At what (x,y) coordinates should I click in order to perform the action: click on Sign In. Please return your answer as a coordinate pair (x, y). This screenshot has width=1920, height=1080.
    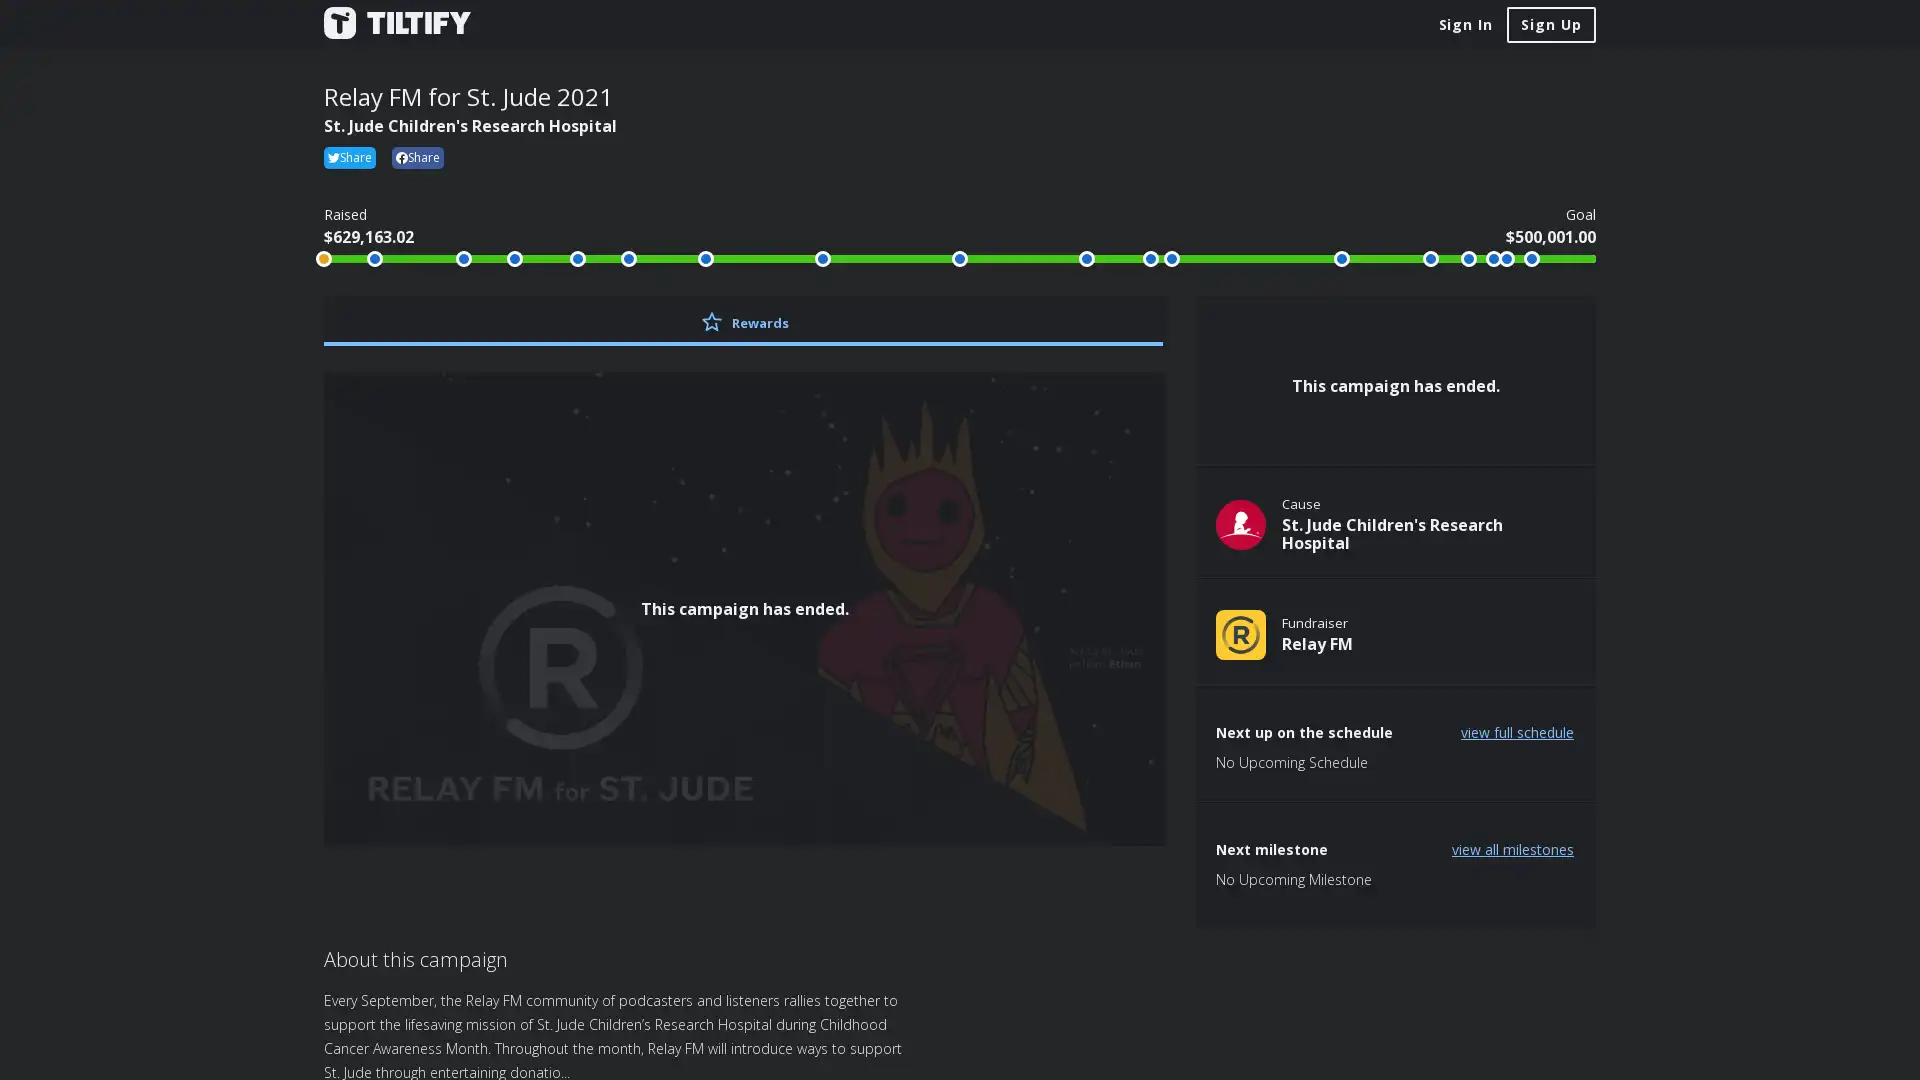
    Looking at the image, I should click on (1465, 24).